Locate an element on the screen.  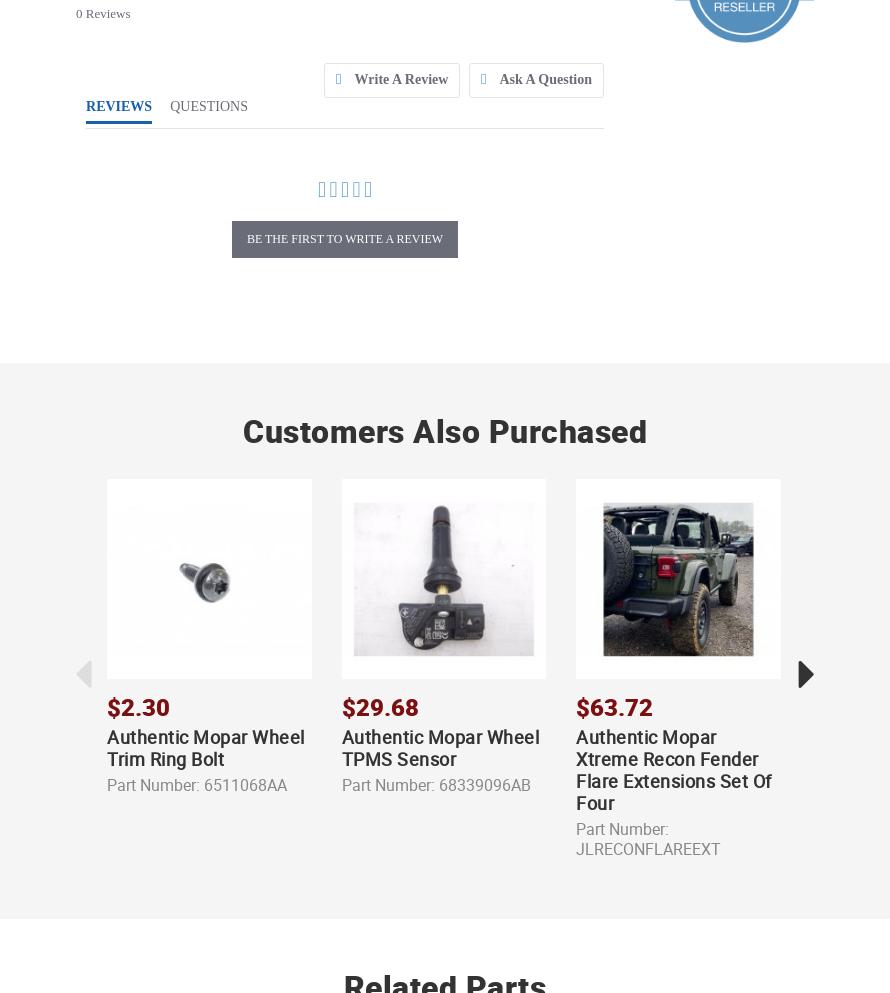
'Part Number: 68339096AB' is located at coordinates (434, 783).